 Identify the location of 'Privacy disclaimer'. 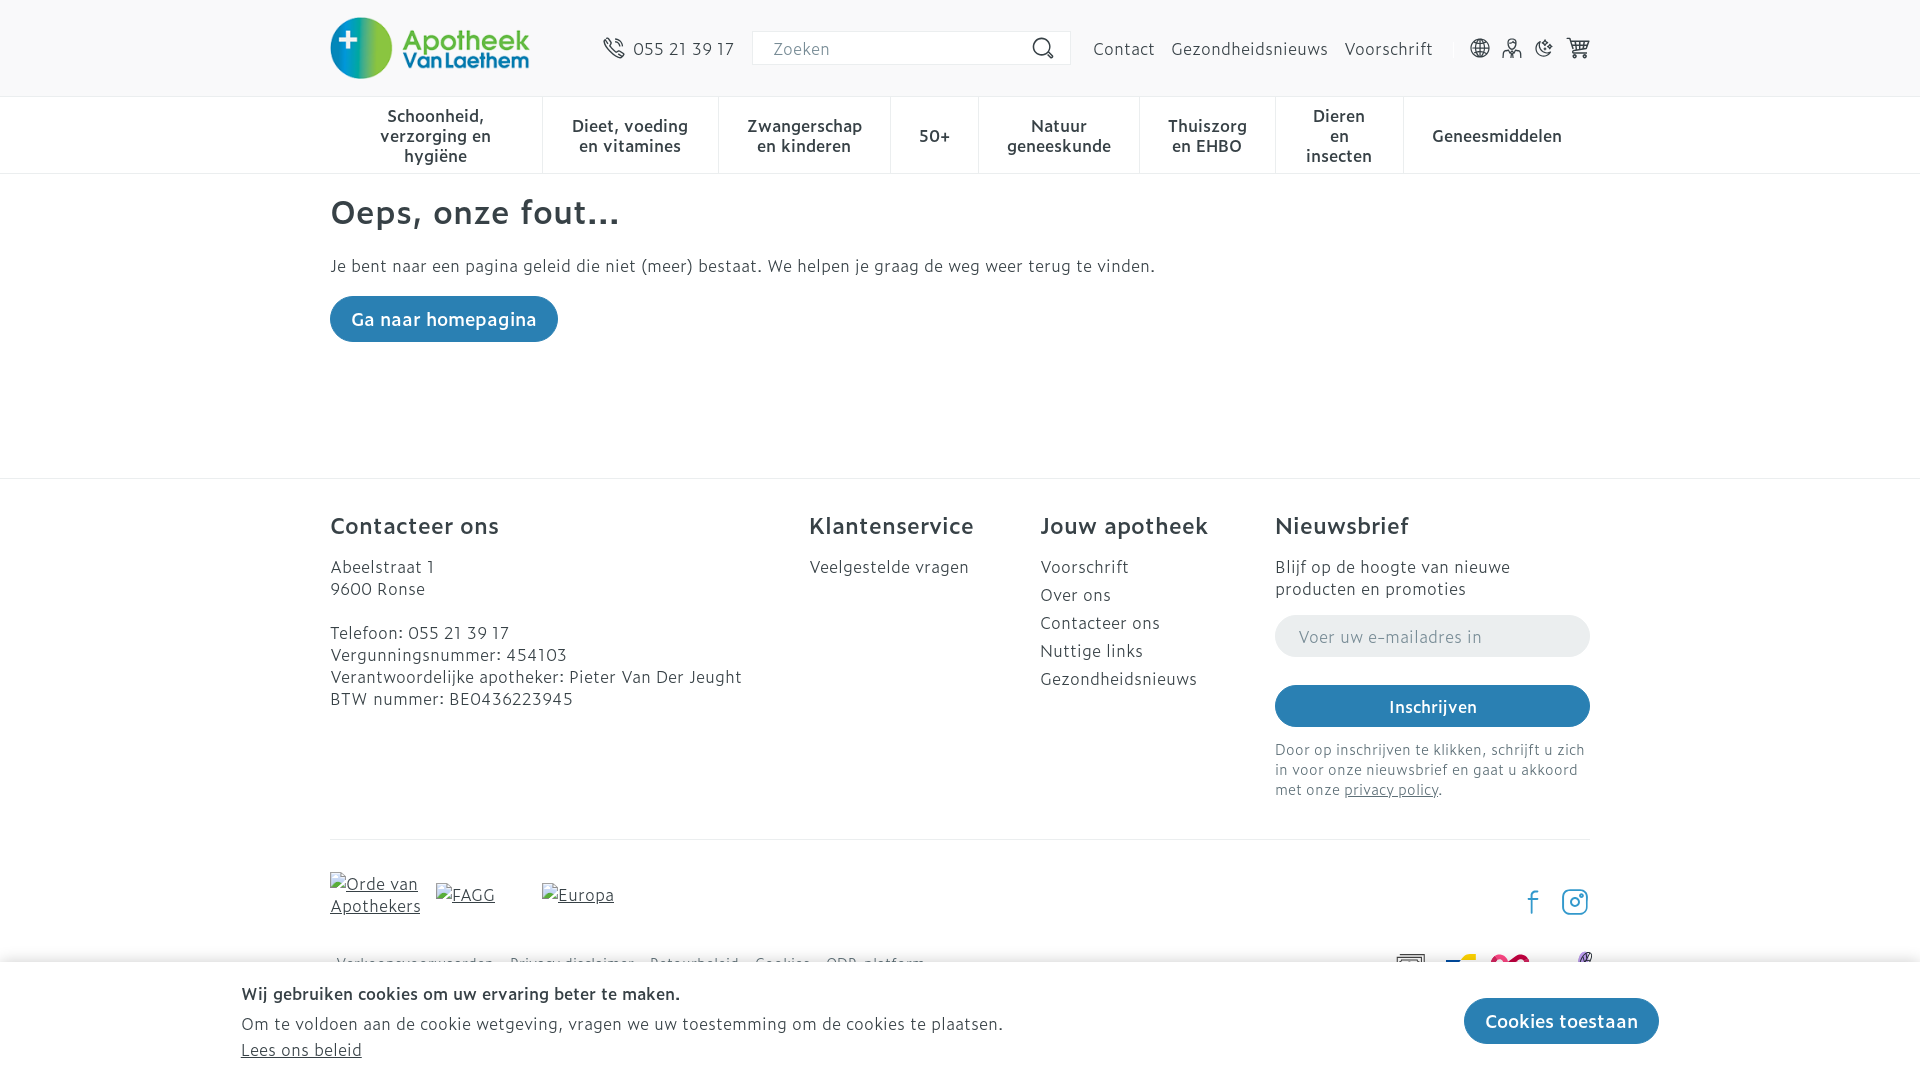
(509, 962).